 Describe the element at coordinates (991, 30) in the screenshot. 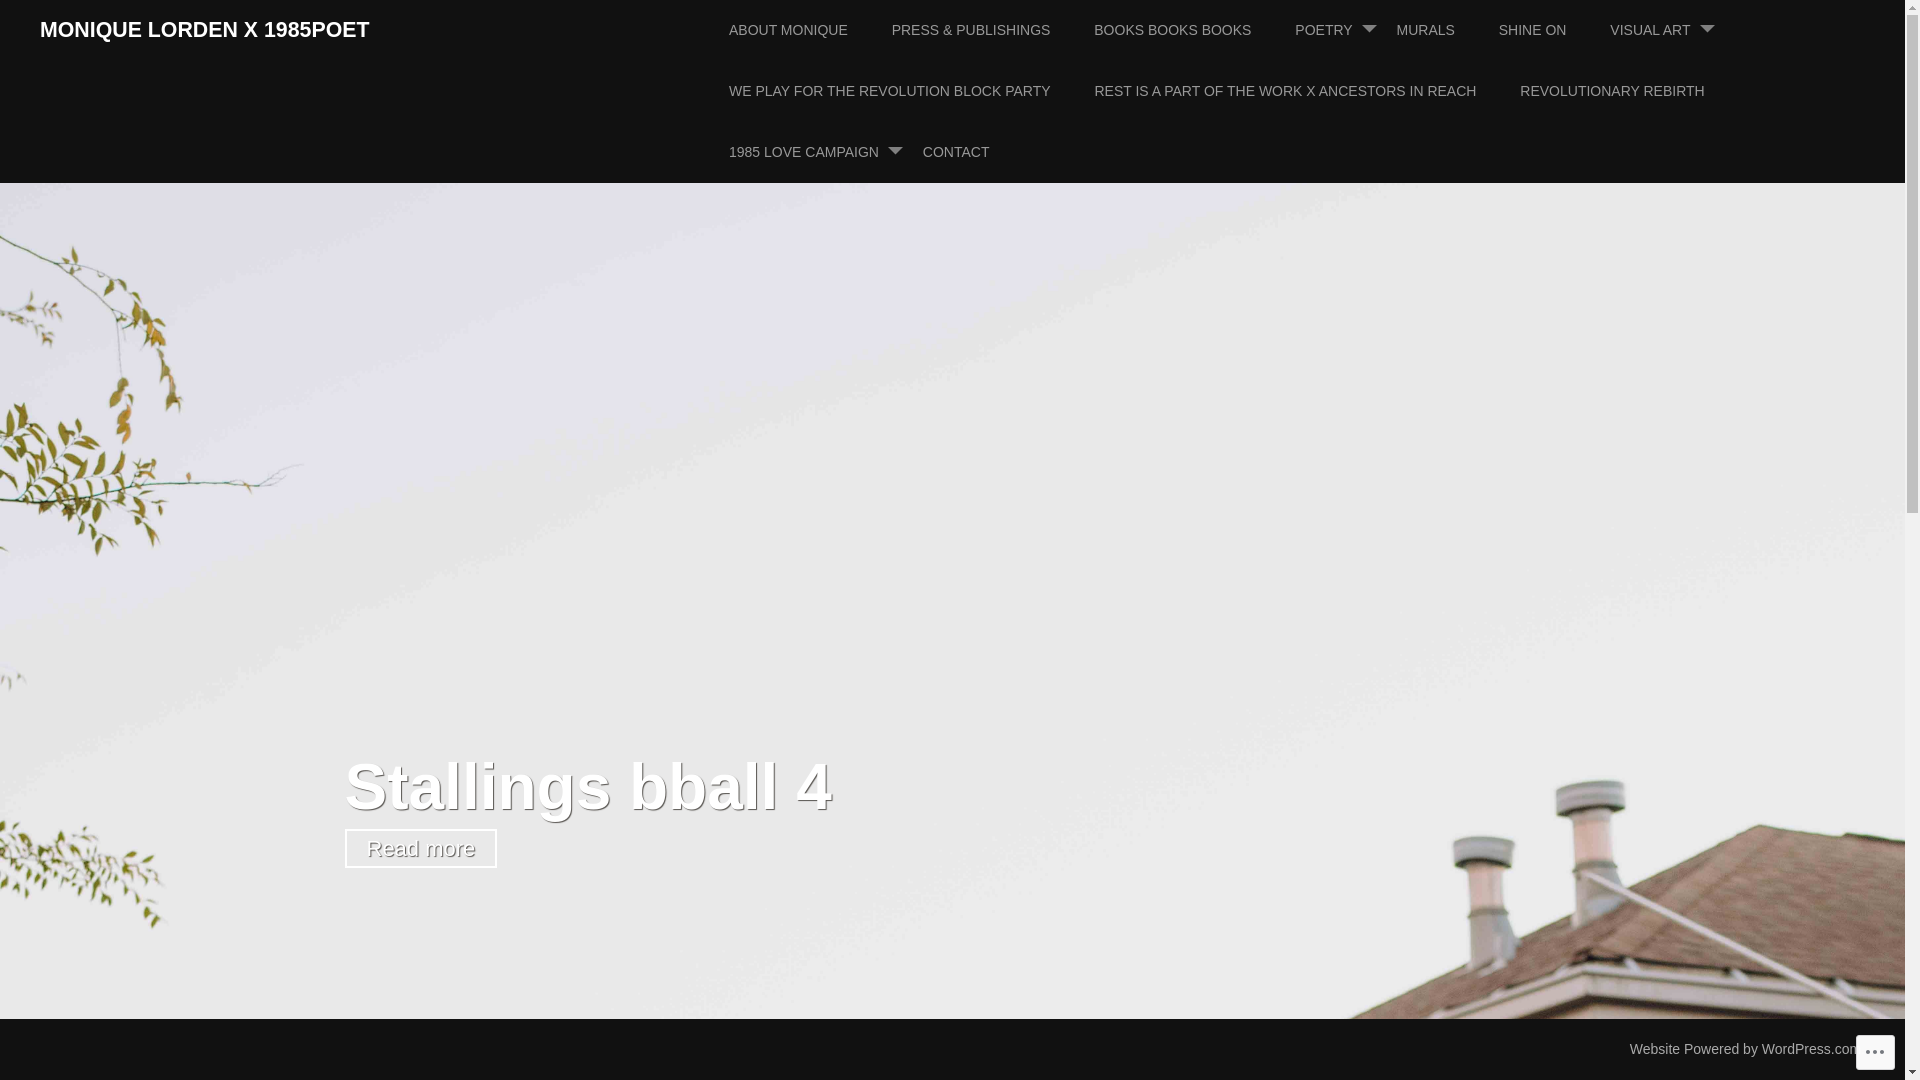

I see `'PRESS & PUBLISHINGS'` at that location.